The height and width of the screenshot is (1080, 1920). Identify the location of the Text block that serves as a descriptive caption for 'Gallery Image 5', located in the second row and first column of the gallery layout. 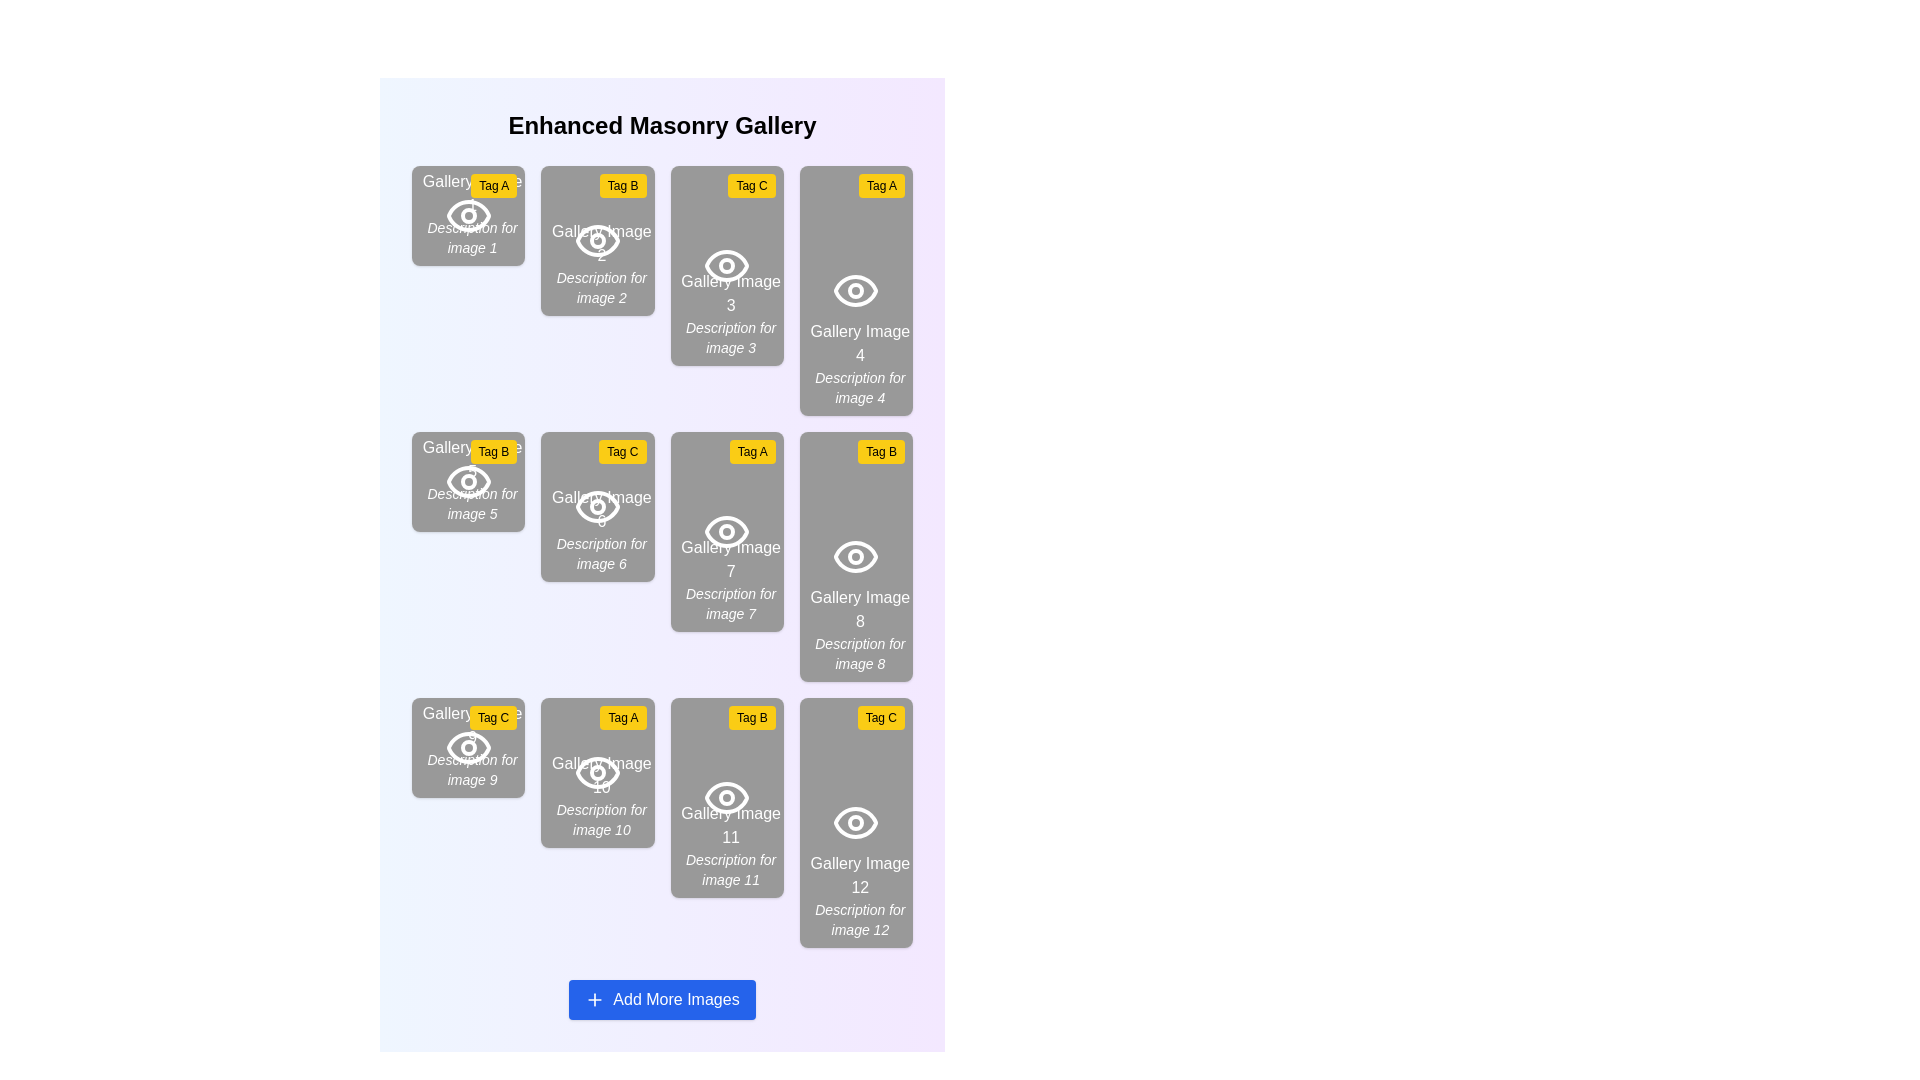
(471, 479).